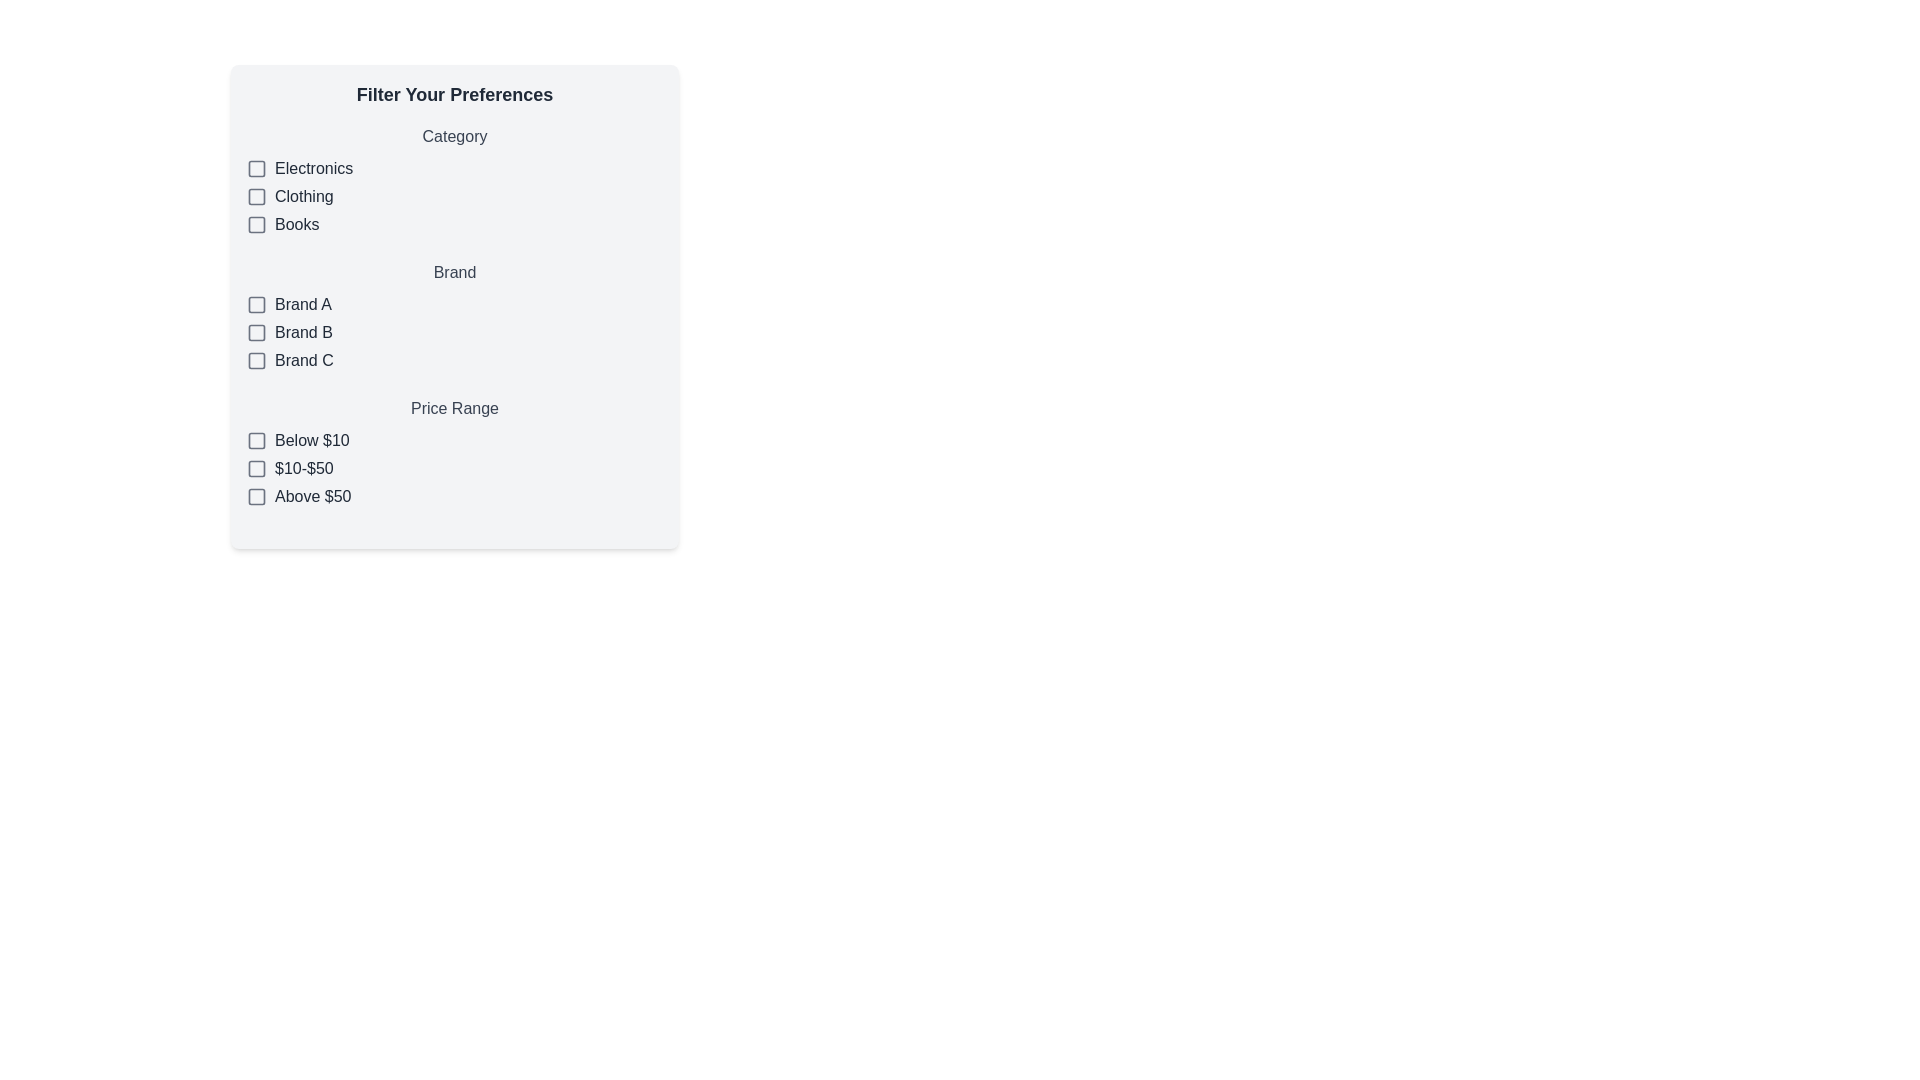 Image resolution: width=1920 pixels, height=1080 pixels. What do you see at coordinates (256, 331) in the screenshot?
I see `the checkbox for 'Brand B'` at bounding box center [256, 331].